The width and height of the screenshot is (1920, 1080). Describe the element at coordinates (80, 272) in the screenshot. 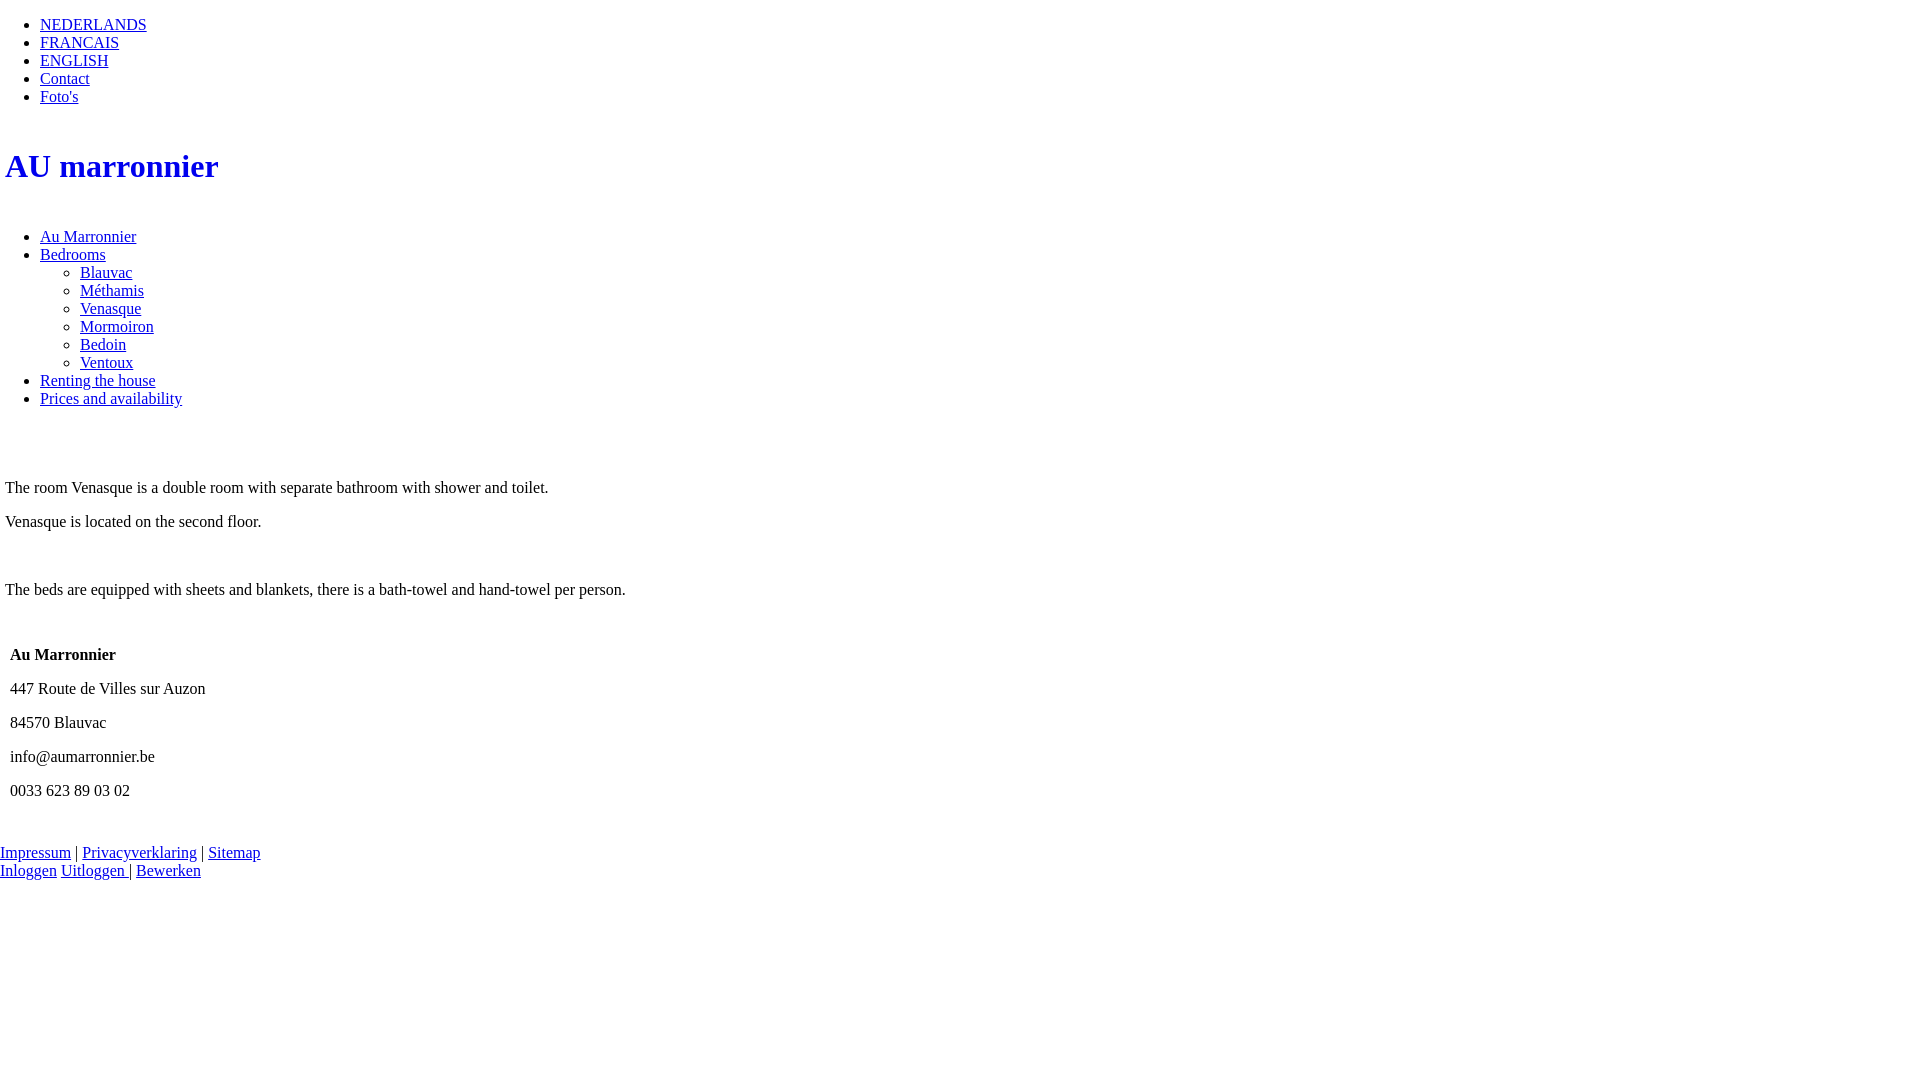

I see `'Blauvac'` at that location.